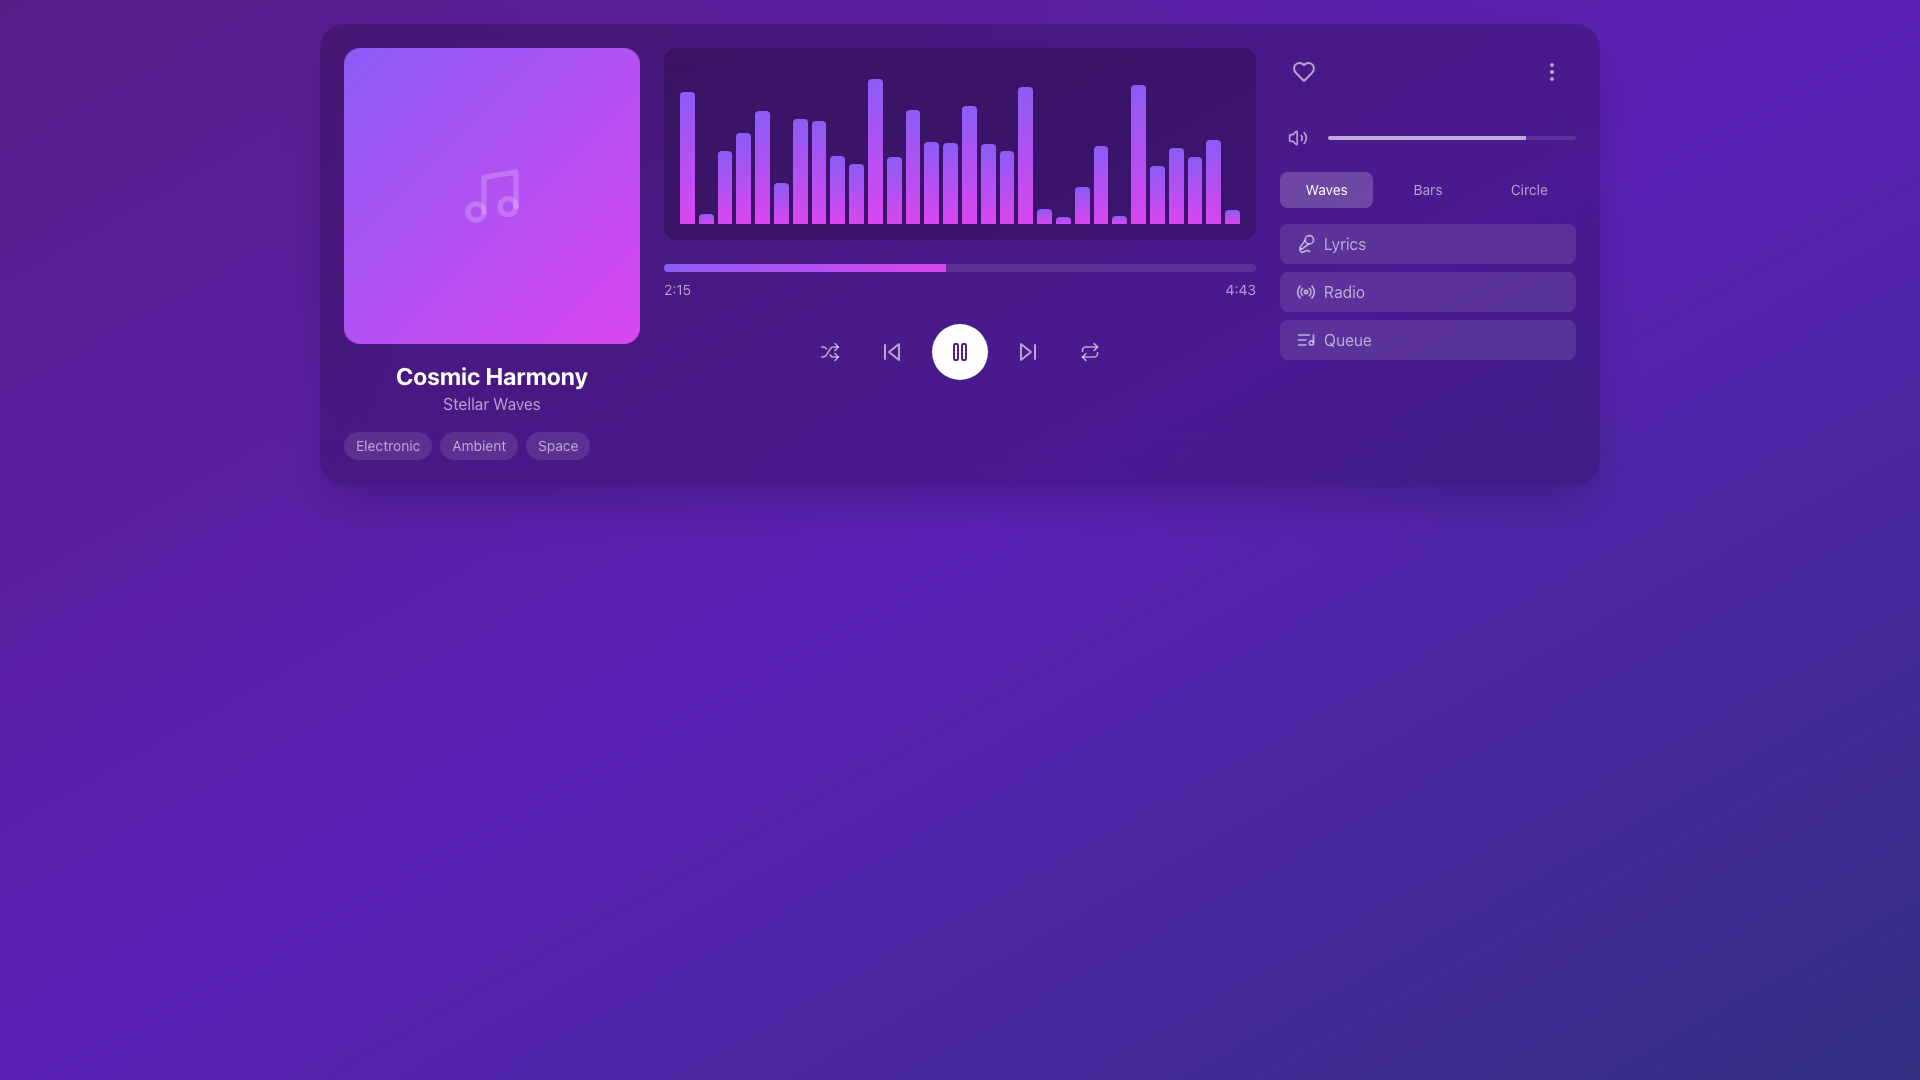  I want to click on the 'skip back' icon, which features a leftward pointing arrowhead and a vertical line, located in the bottom center section of the interface, so click(891, 350).